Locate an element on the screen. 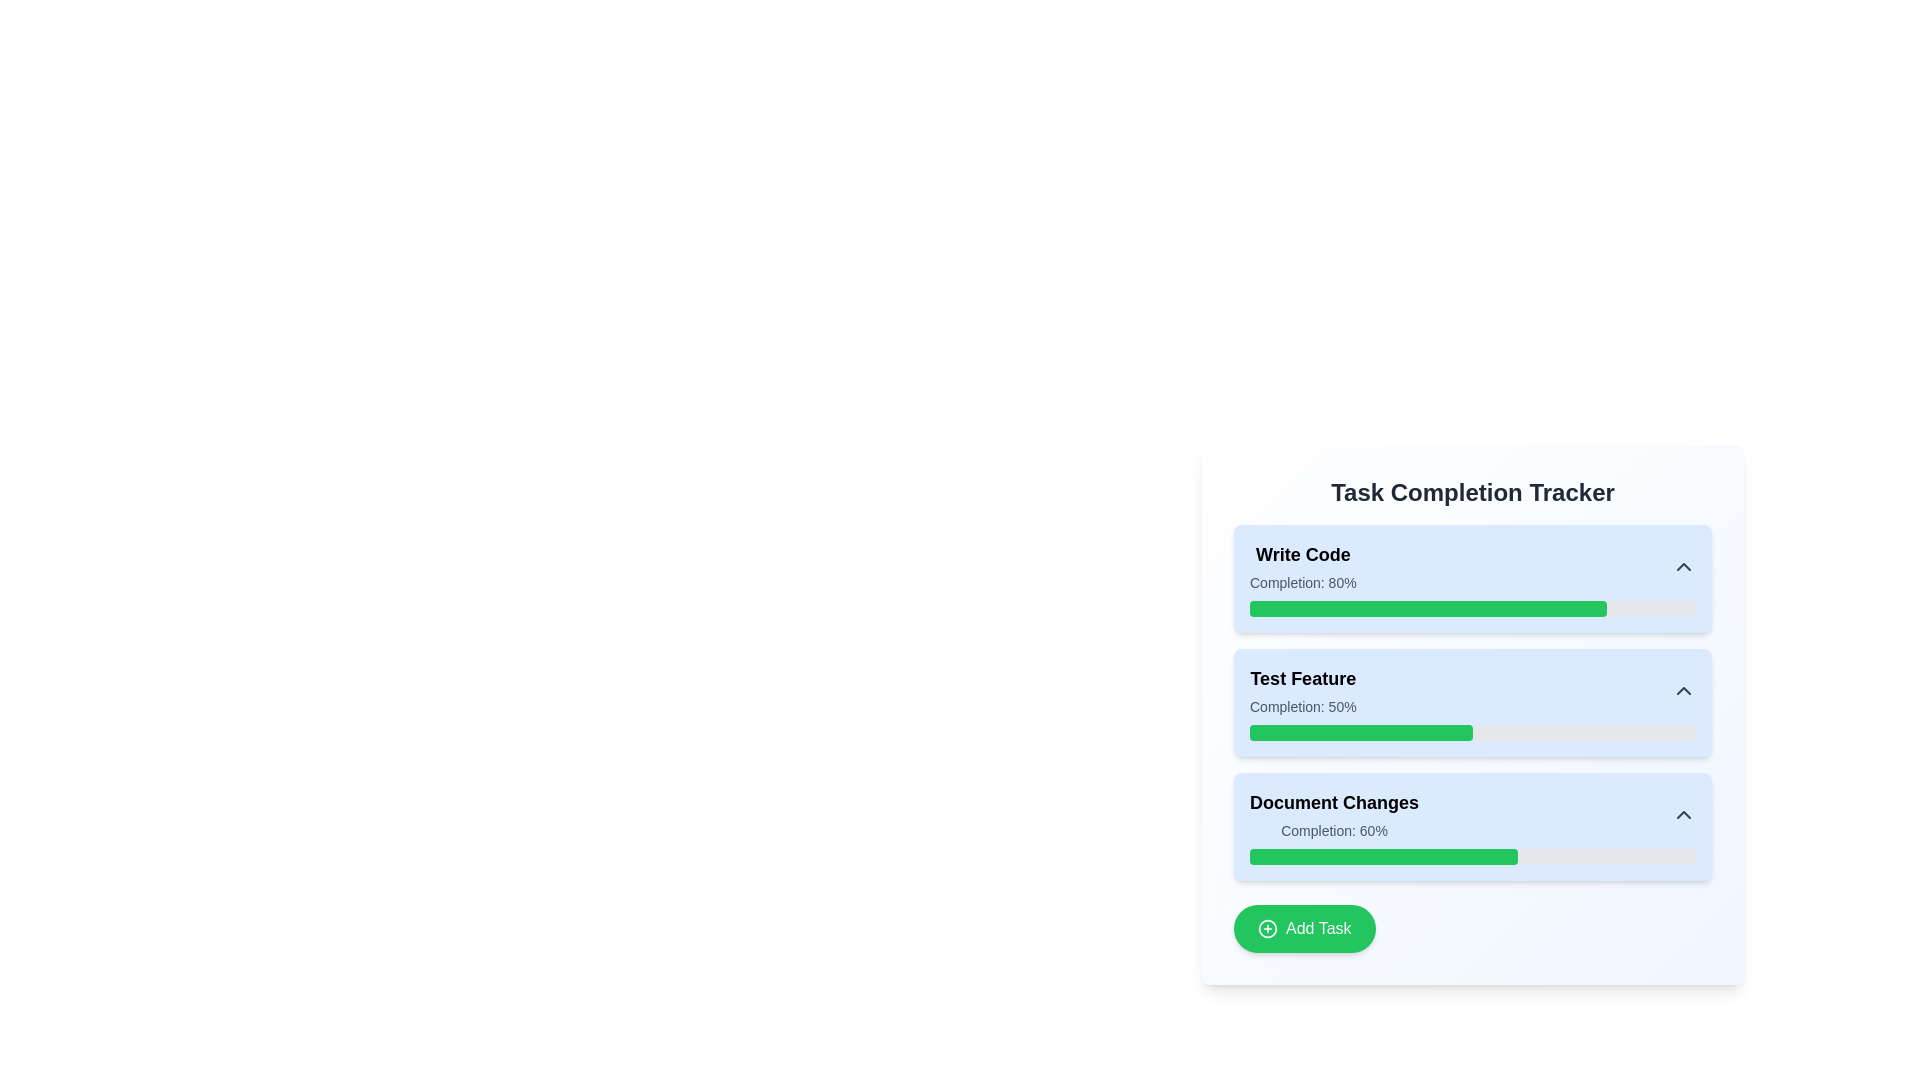 The image size is (1920, 1080). the 'Document Changes' text label located at the top of the 'Document Changes' card is located at coordinates (1334, 801).